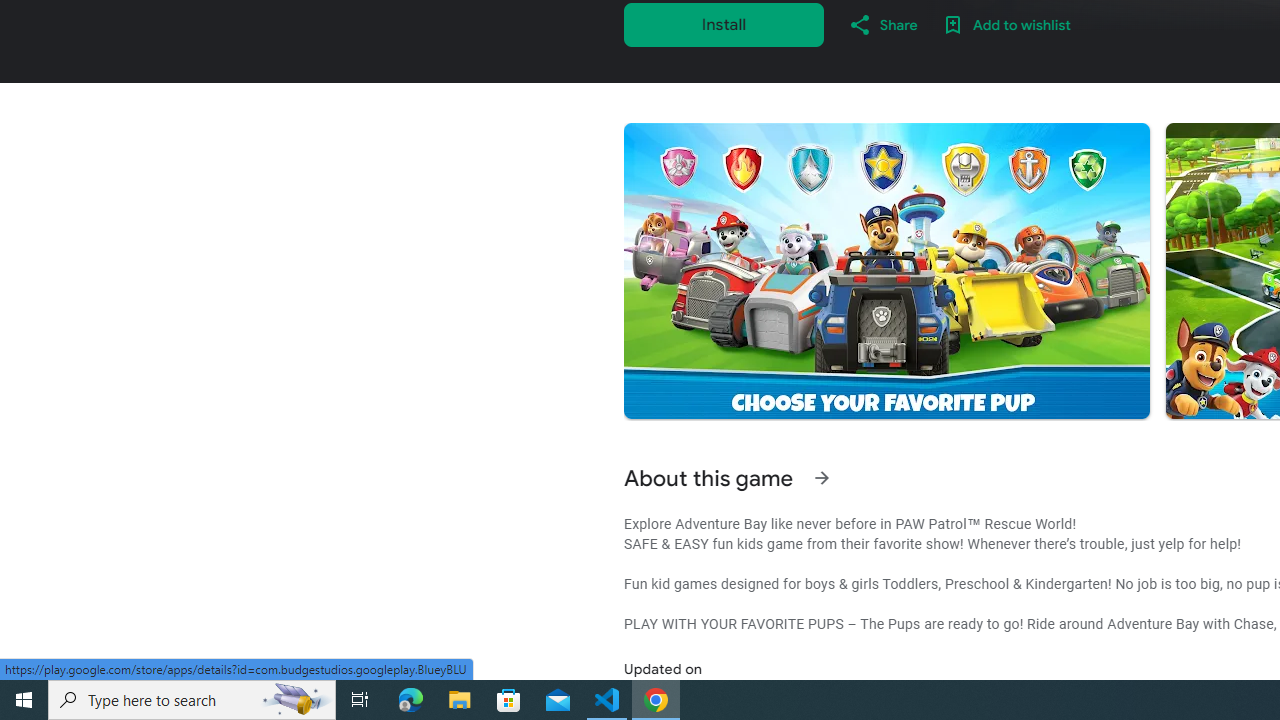  Describe the element at coordinates (1006, 24) in the screenshot. I see `'Add to wishlist'` at that location.